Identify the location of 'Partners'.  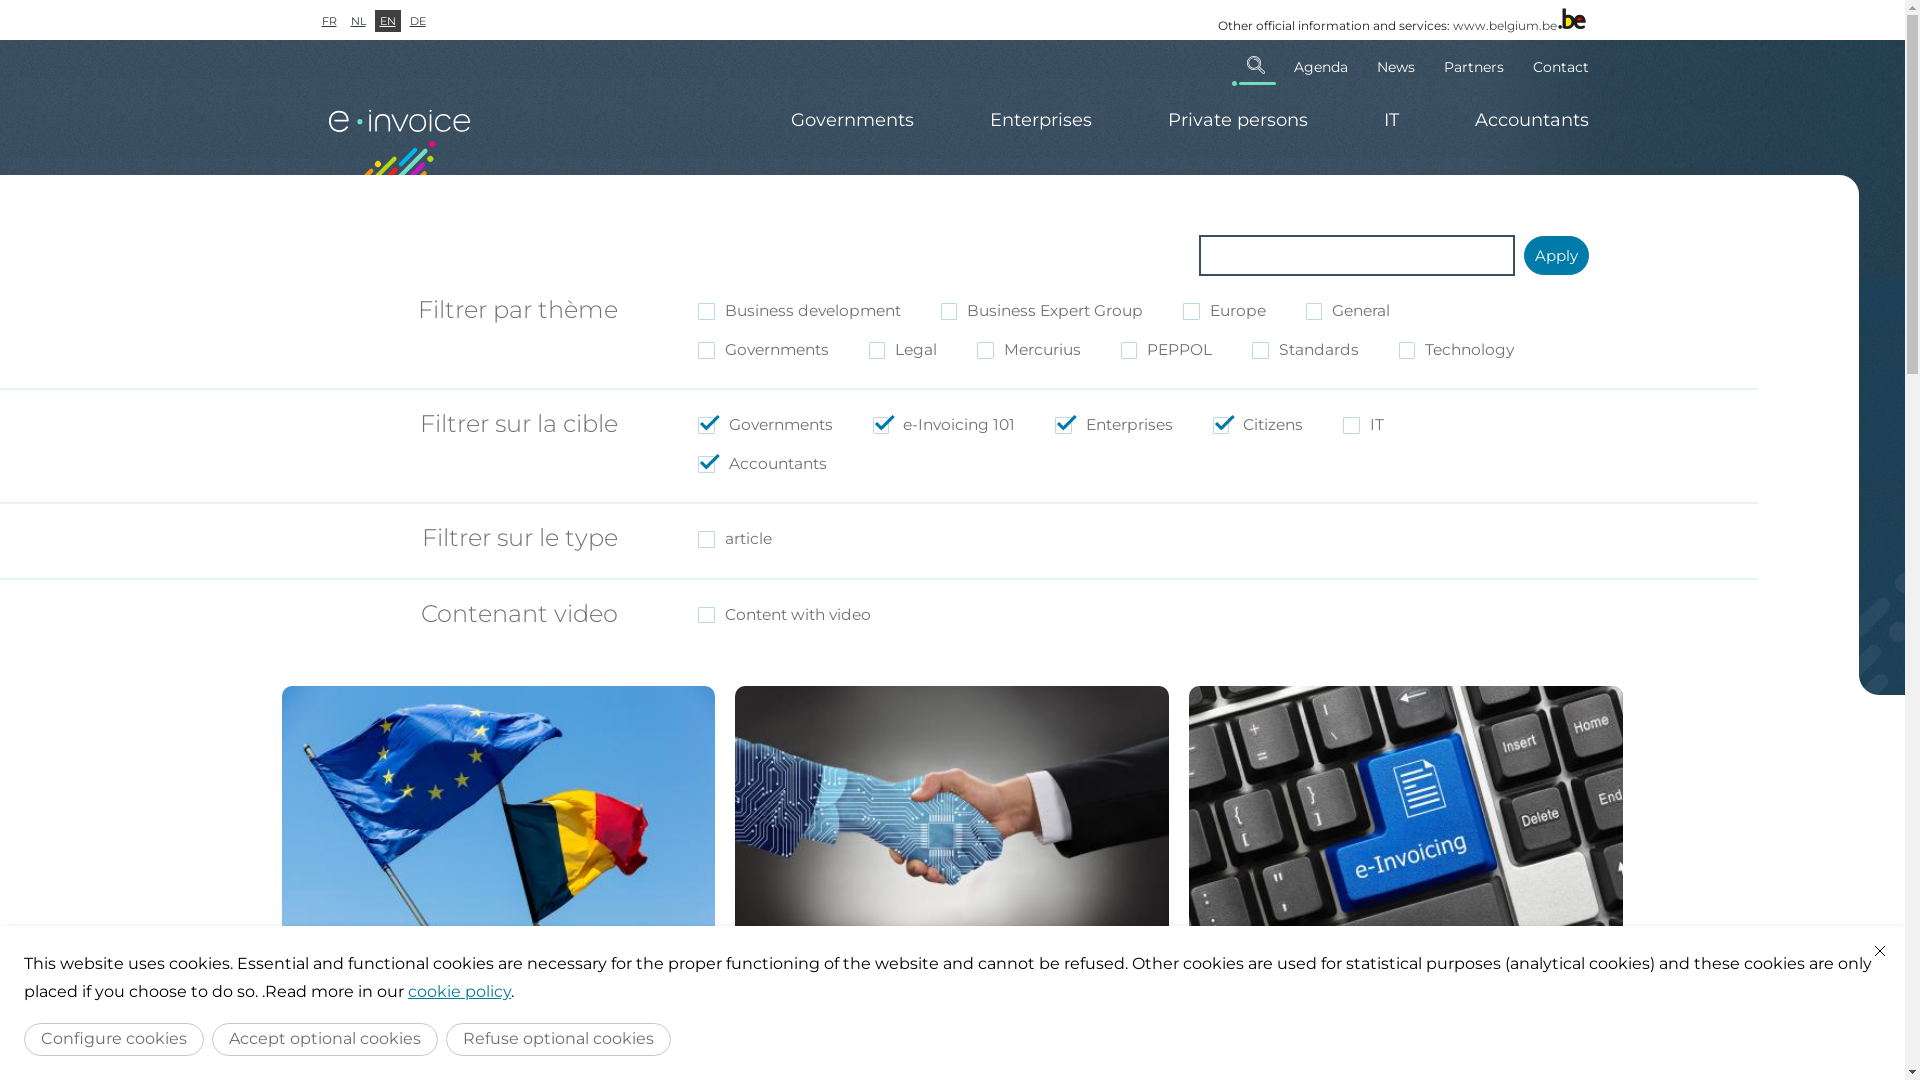
(1473, 64).